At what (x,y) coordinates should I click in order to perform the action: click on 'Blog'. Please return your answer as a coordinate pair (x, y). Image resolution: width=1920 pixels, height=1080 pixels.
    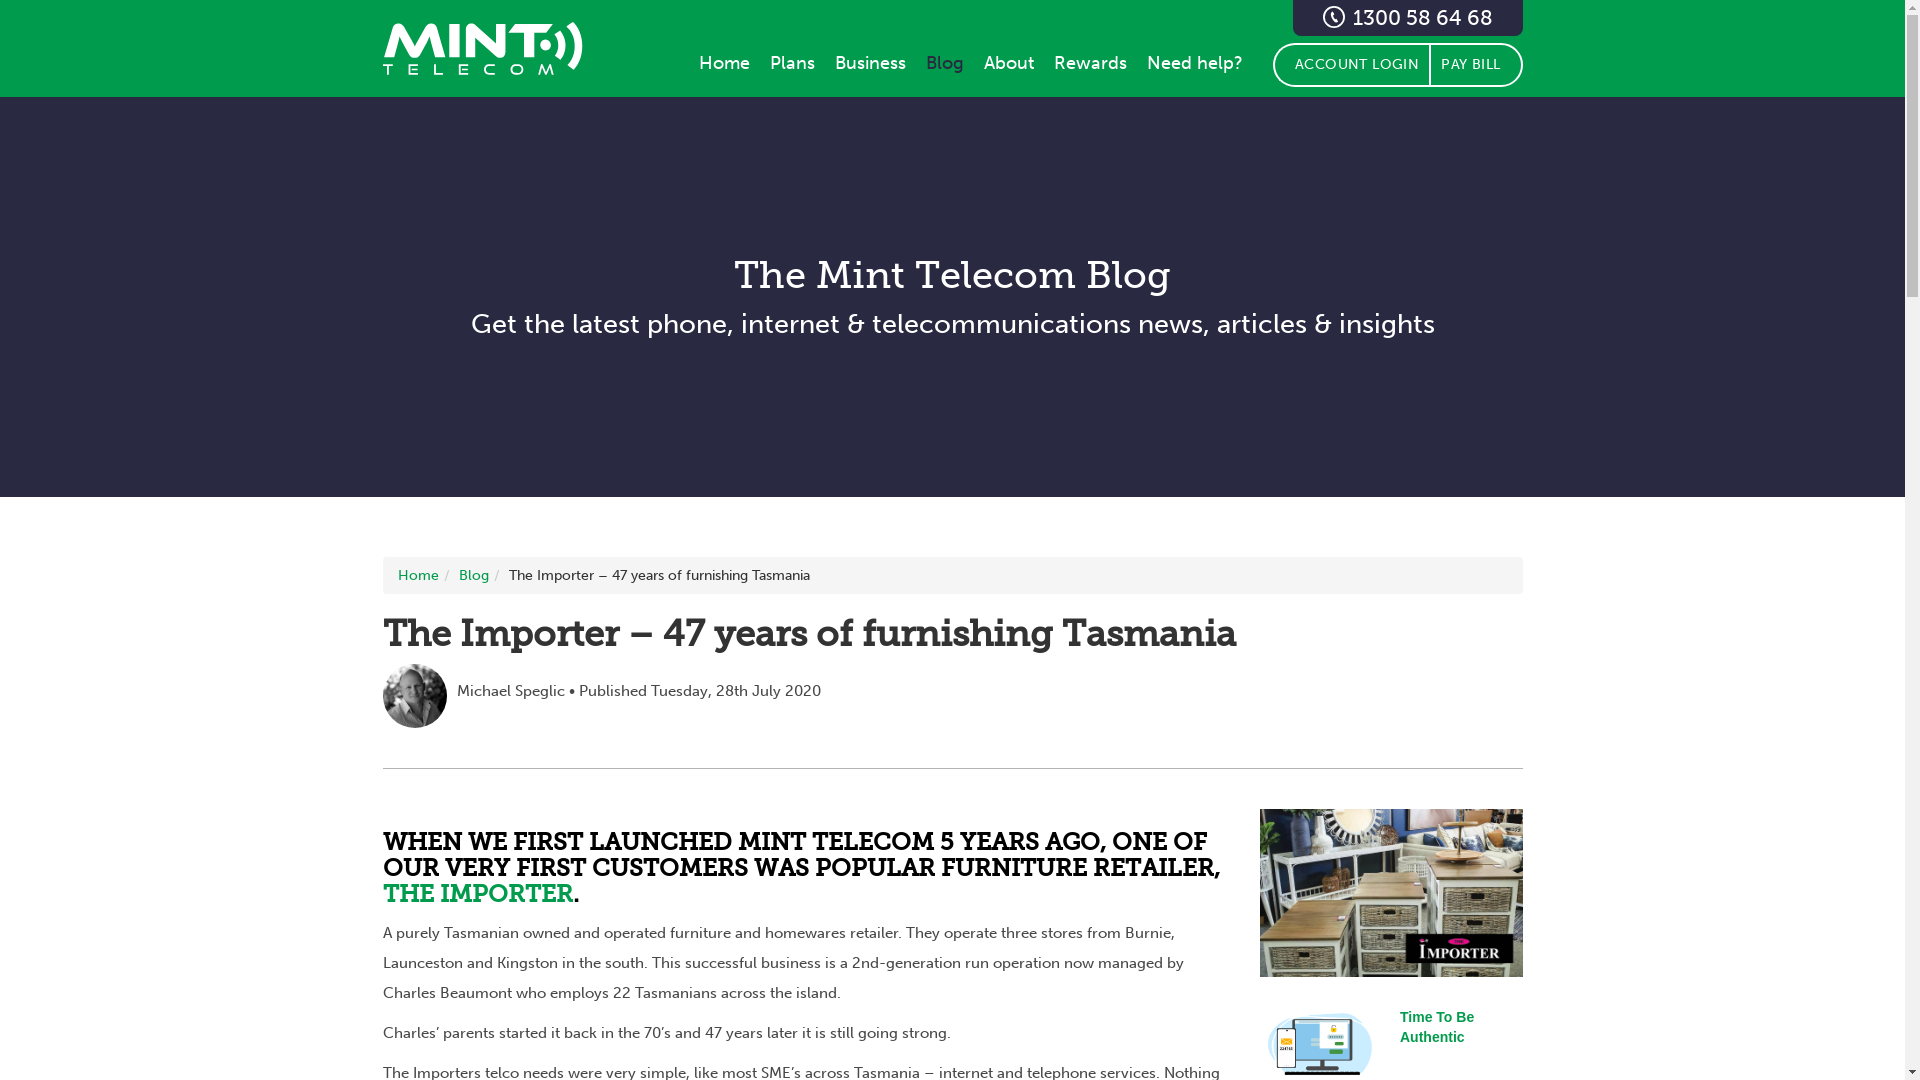
    Looking at the image, I should click on (915, 61).